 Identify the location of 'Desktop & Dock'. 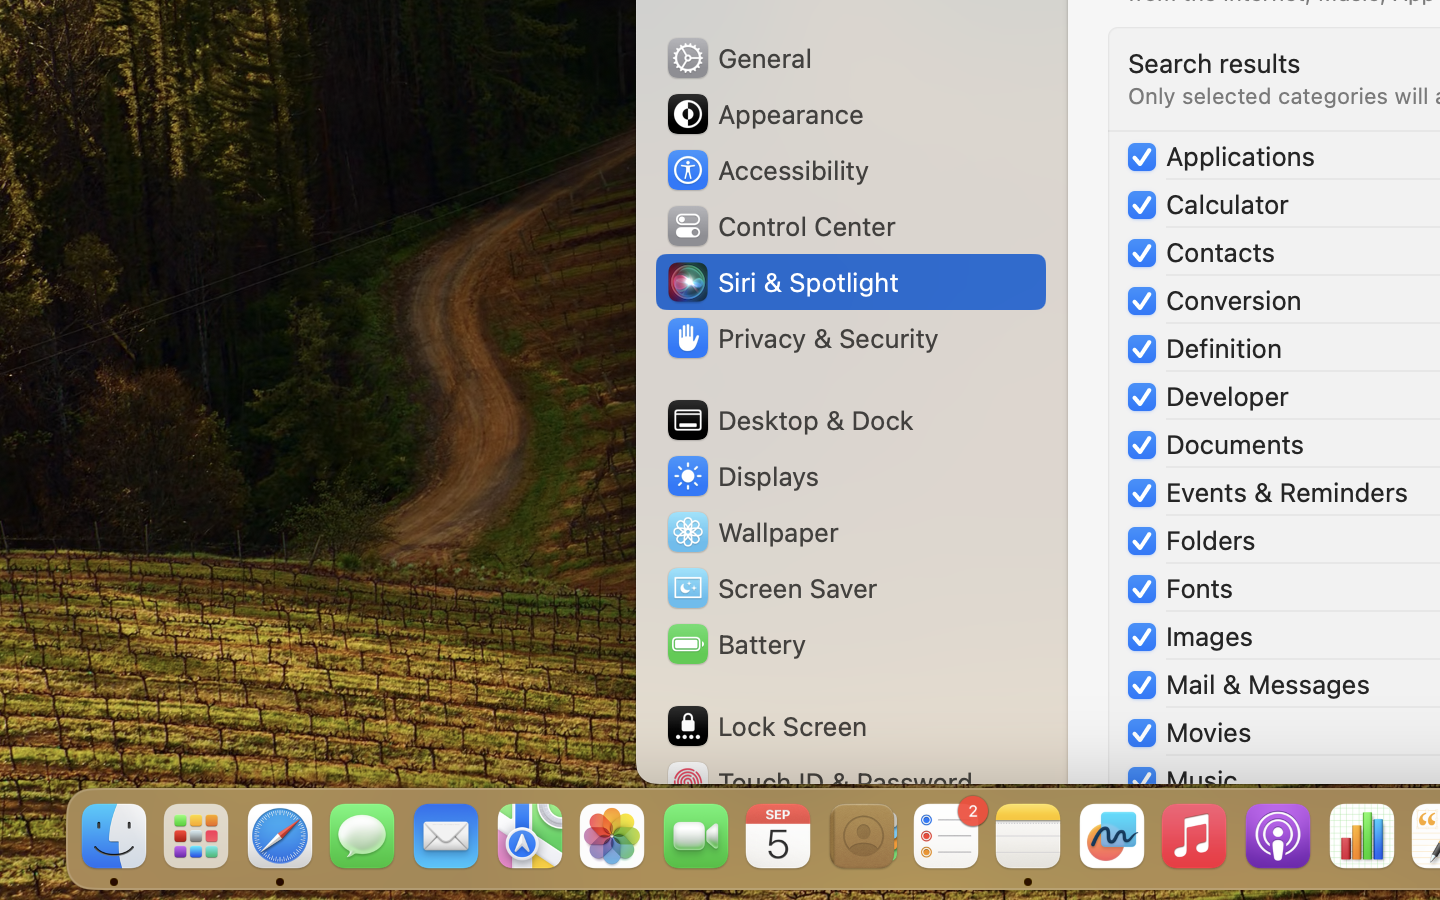
(788, 420).